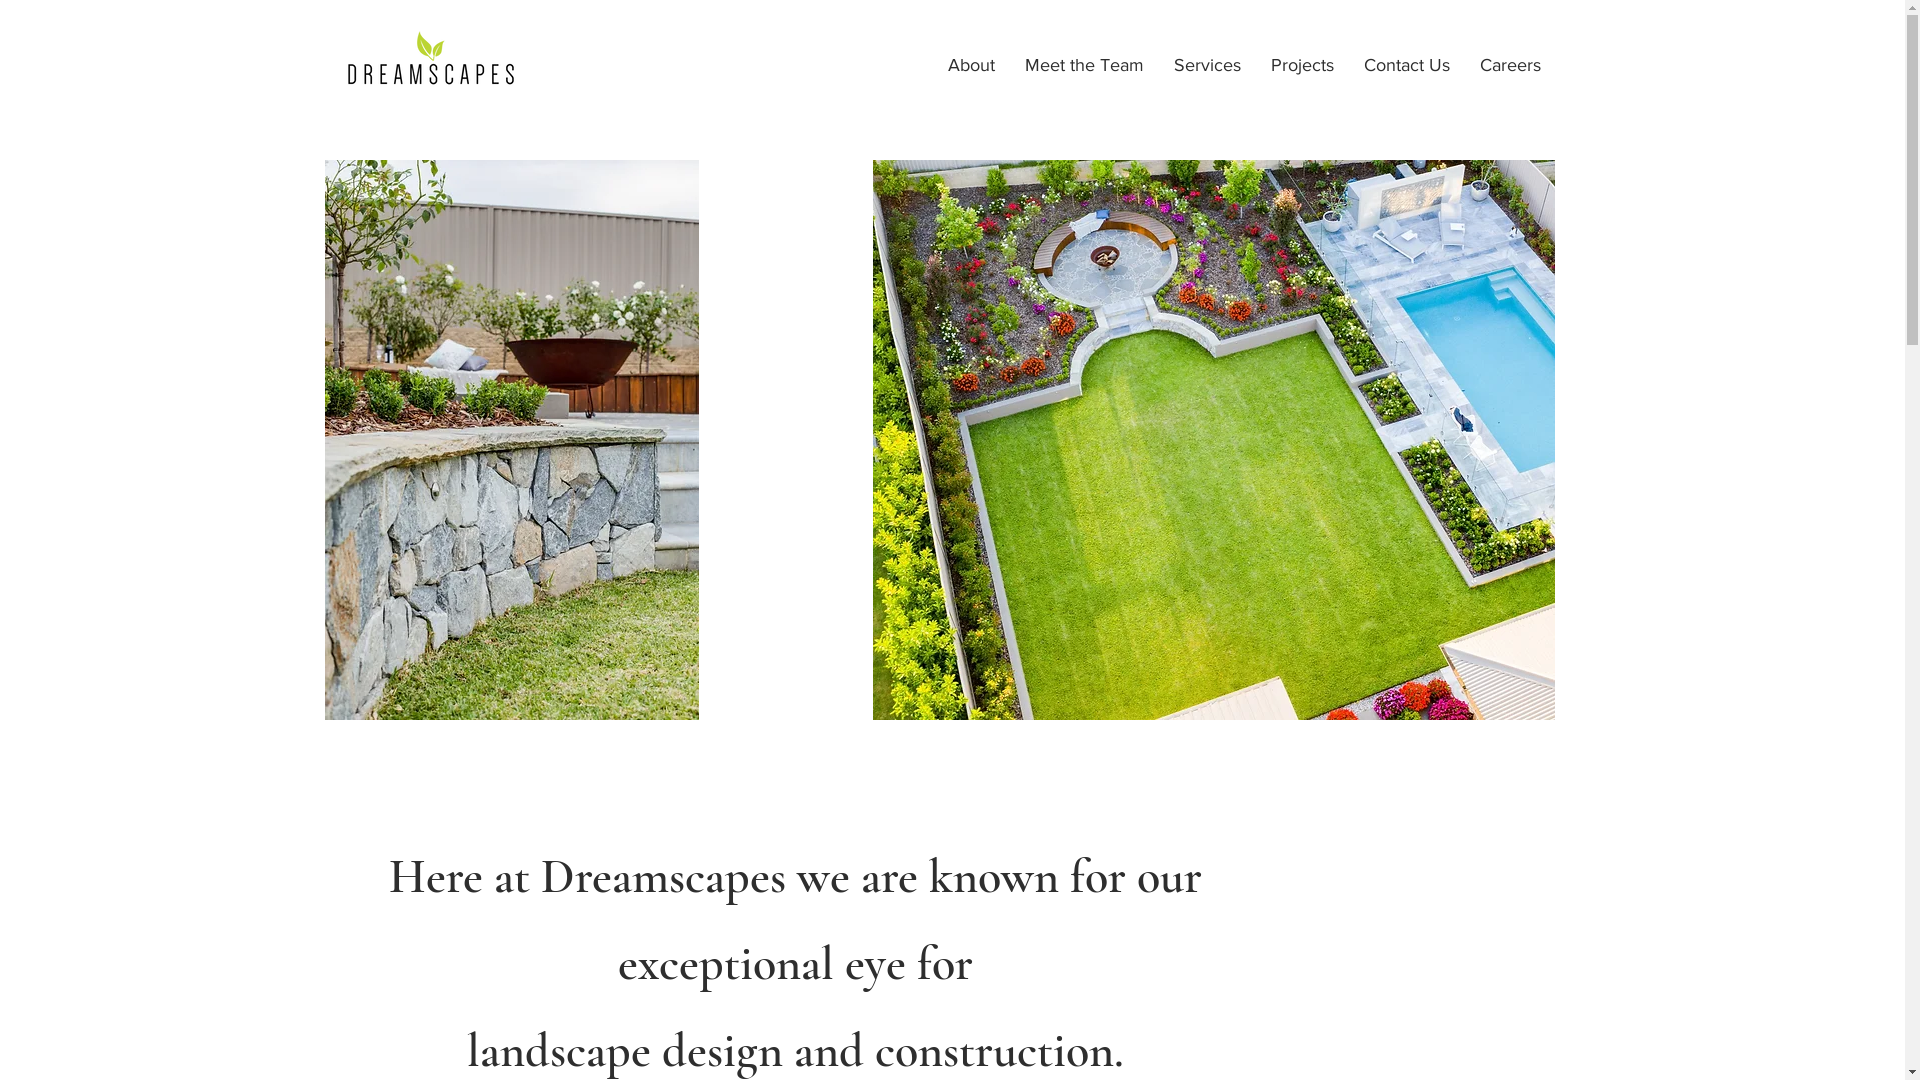 Image resolution: width=1920 pixels, height=1080 pixels. Describe the element at coordinates (1083, 64) in the screenshot. I see `'Meet the Team'` at that location.